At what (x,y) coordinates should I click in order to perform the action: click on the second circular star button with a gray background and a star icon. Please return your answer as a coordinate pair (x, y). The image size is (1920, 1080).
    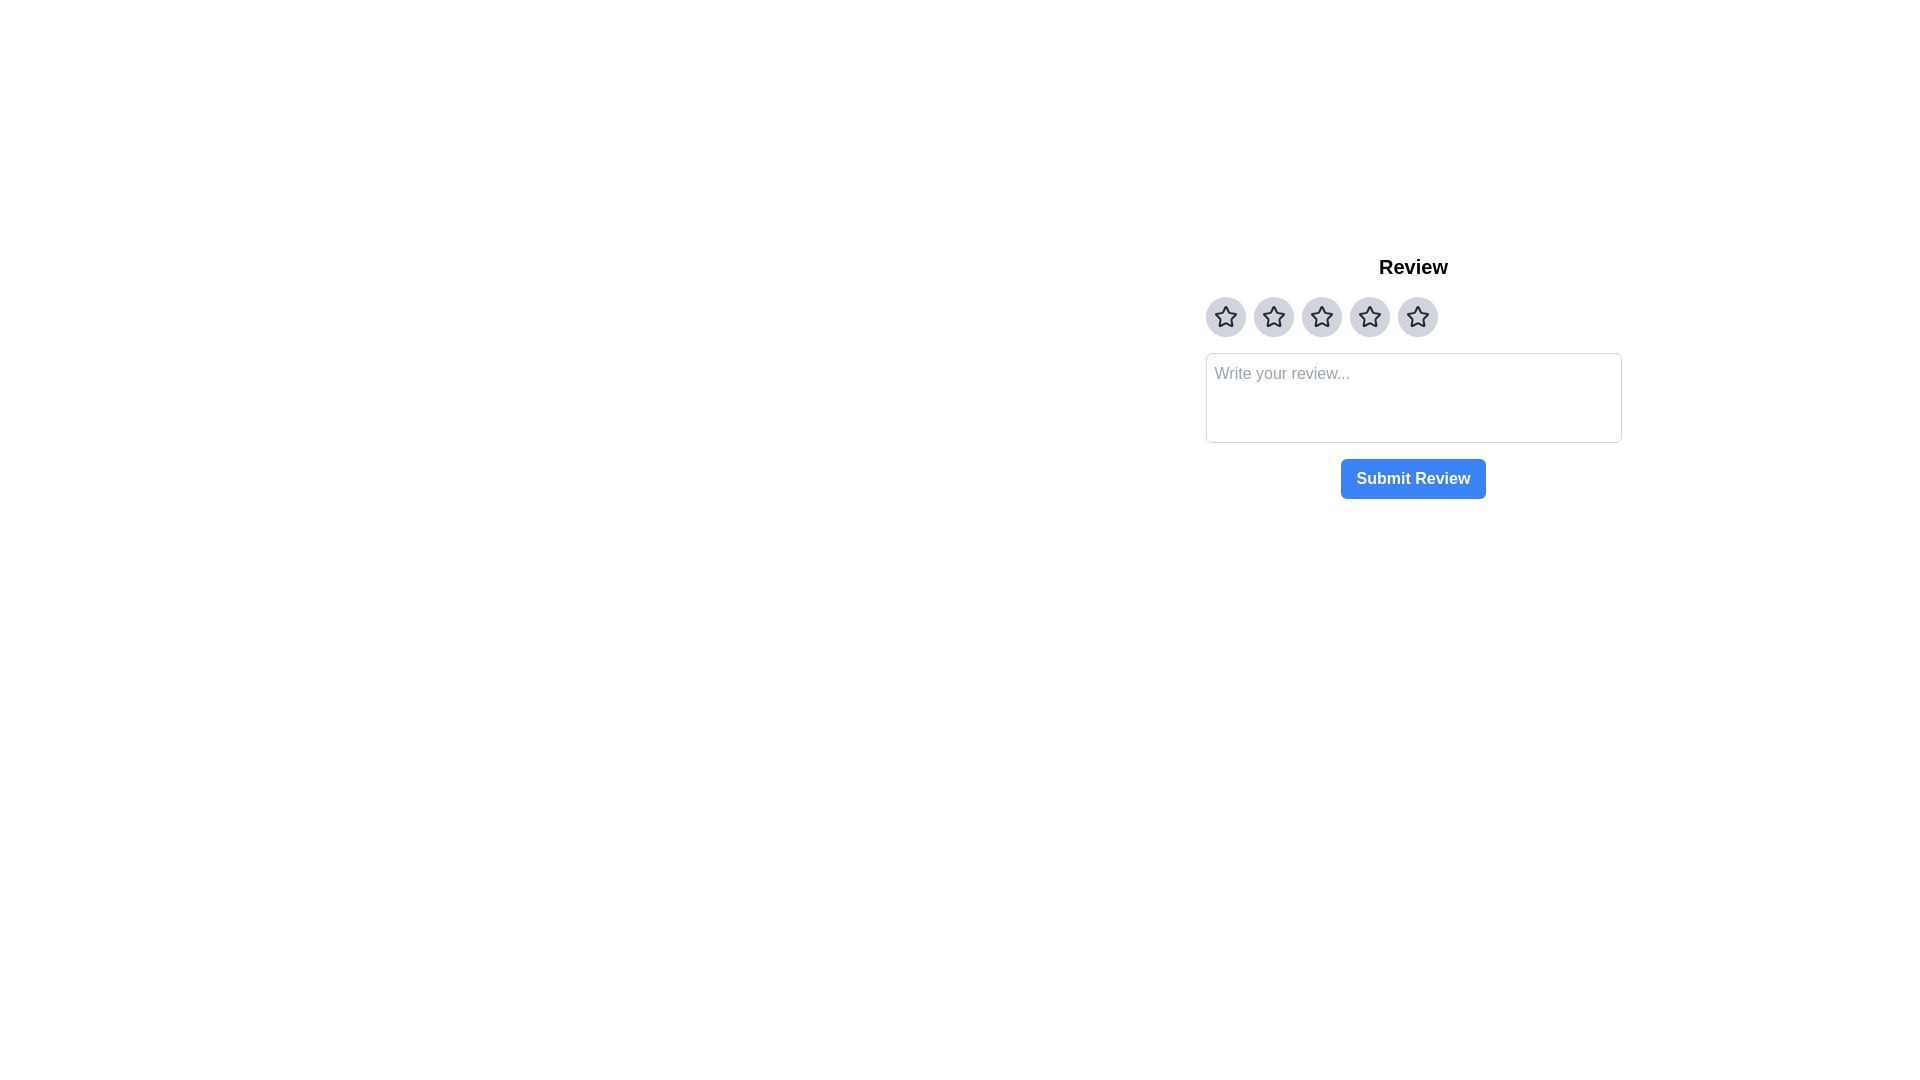
    Looking at the image, I should click on (1272, 315).